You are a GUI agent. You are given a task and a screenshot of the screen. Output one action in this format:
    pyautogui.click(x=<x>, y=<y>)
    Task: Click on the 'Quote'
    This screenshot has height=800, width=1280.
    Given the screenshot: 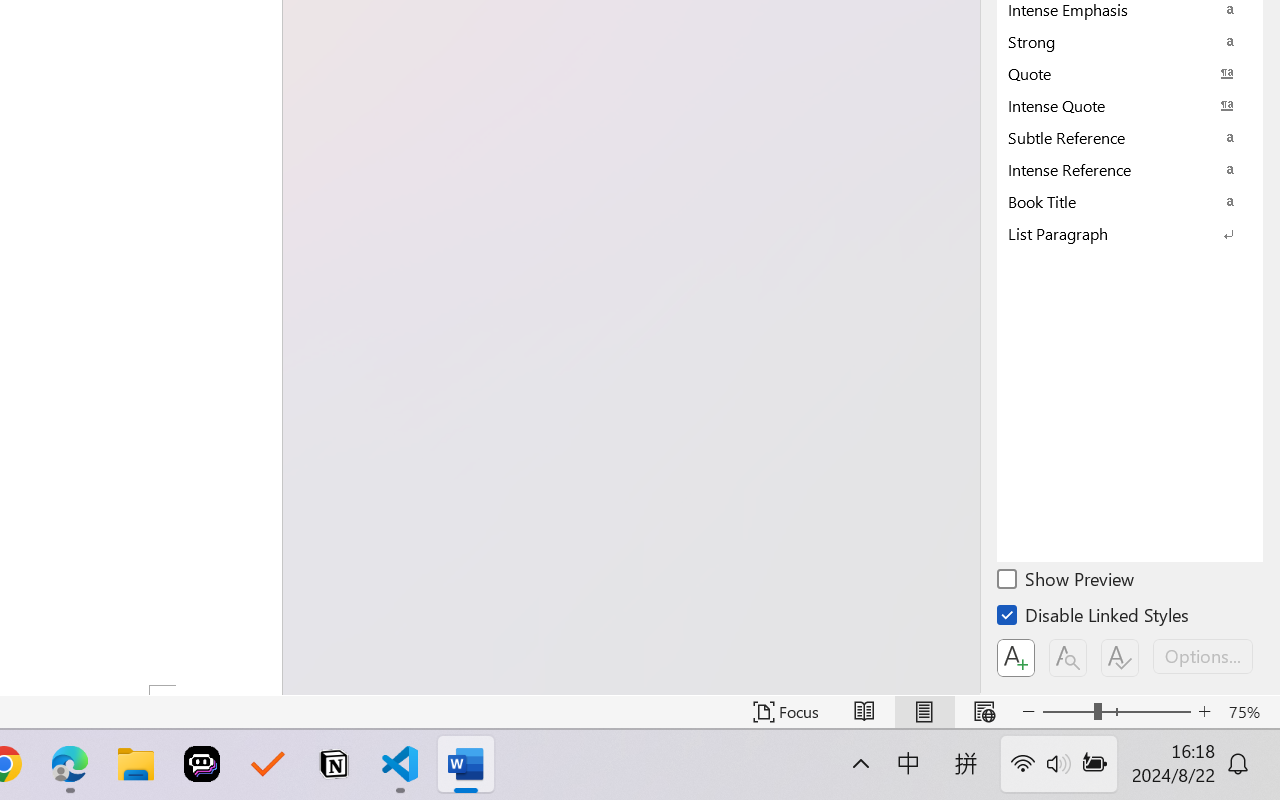 What is the action you would take?
    pyautogui.click(x=1130, y=73)
    